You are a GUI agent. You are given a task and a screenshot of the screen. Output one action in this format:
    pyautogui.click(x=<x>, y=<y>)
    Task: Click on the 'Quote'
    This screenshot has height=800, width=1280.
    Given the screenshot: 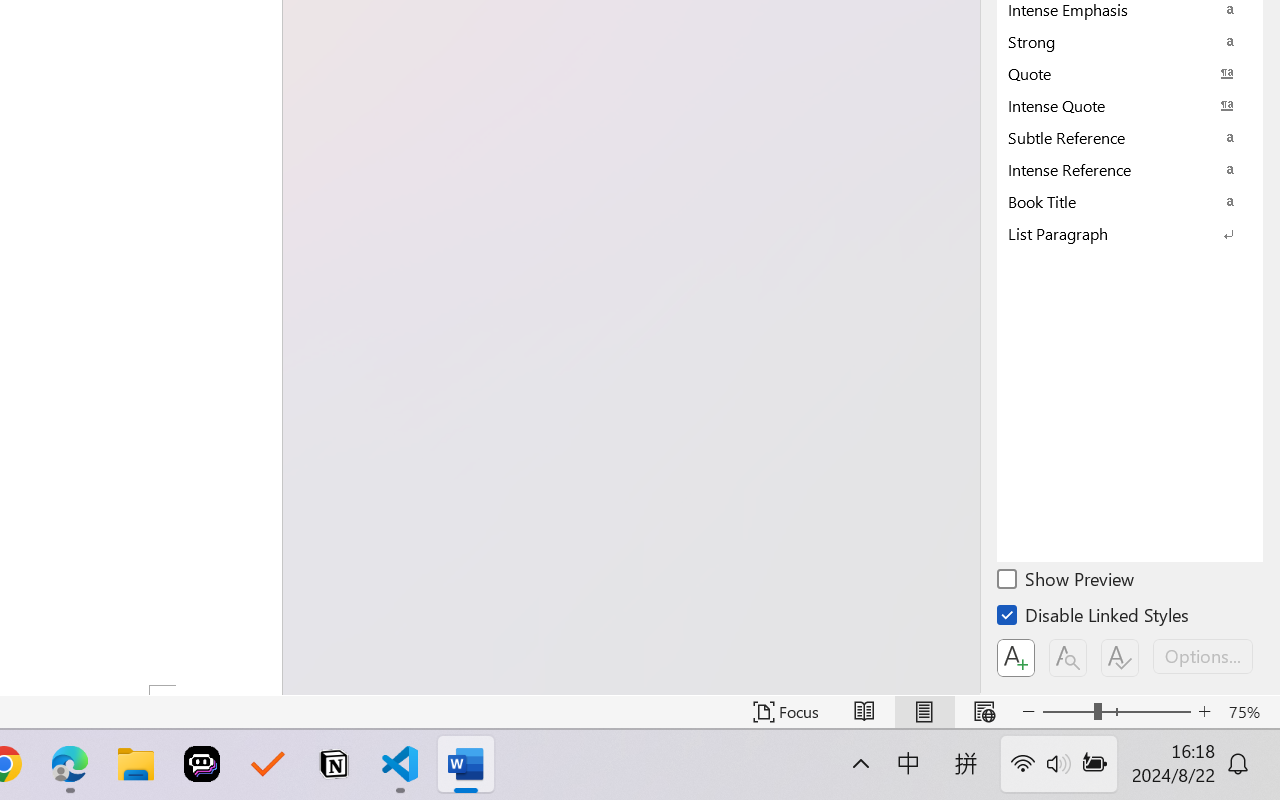 What is the action you would take?
    pyautogui.click(x=1130, y=73)
    